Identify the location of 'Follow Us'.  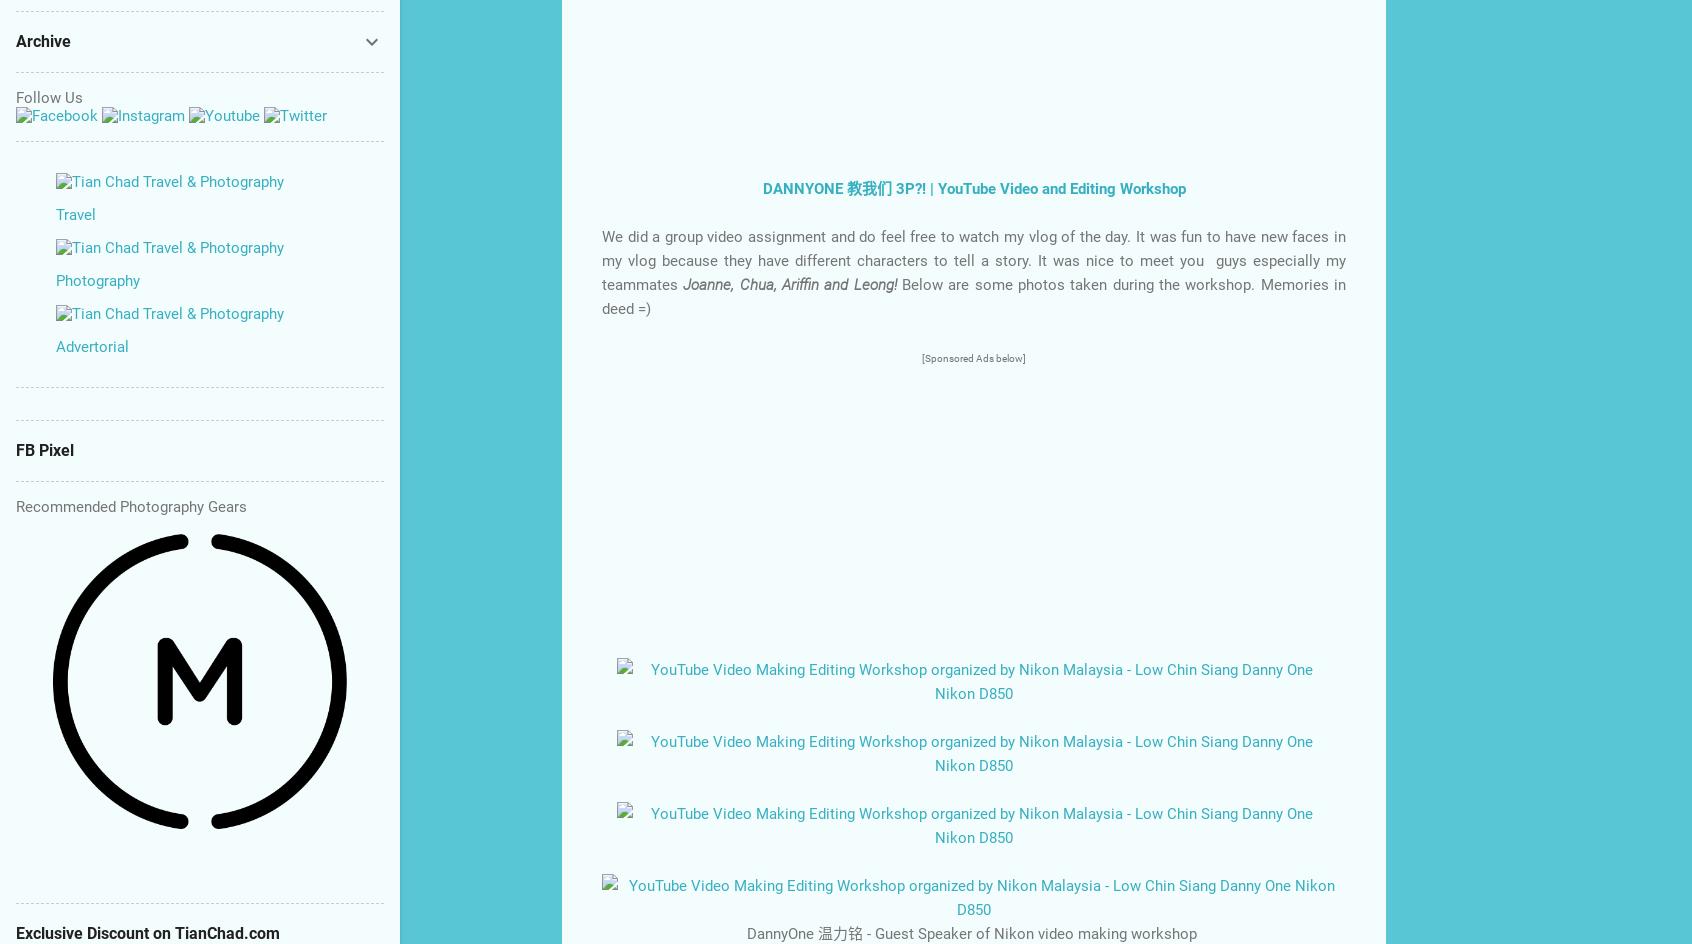
(48, 96).